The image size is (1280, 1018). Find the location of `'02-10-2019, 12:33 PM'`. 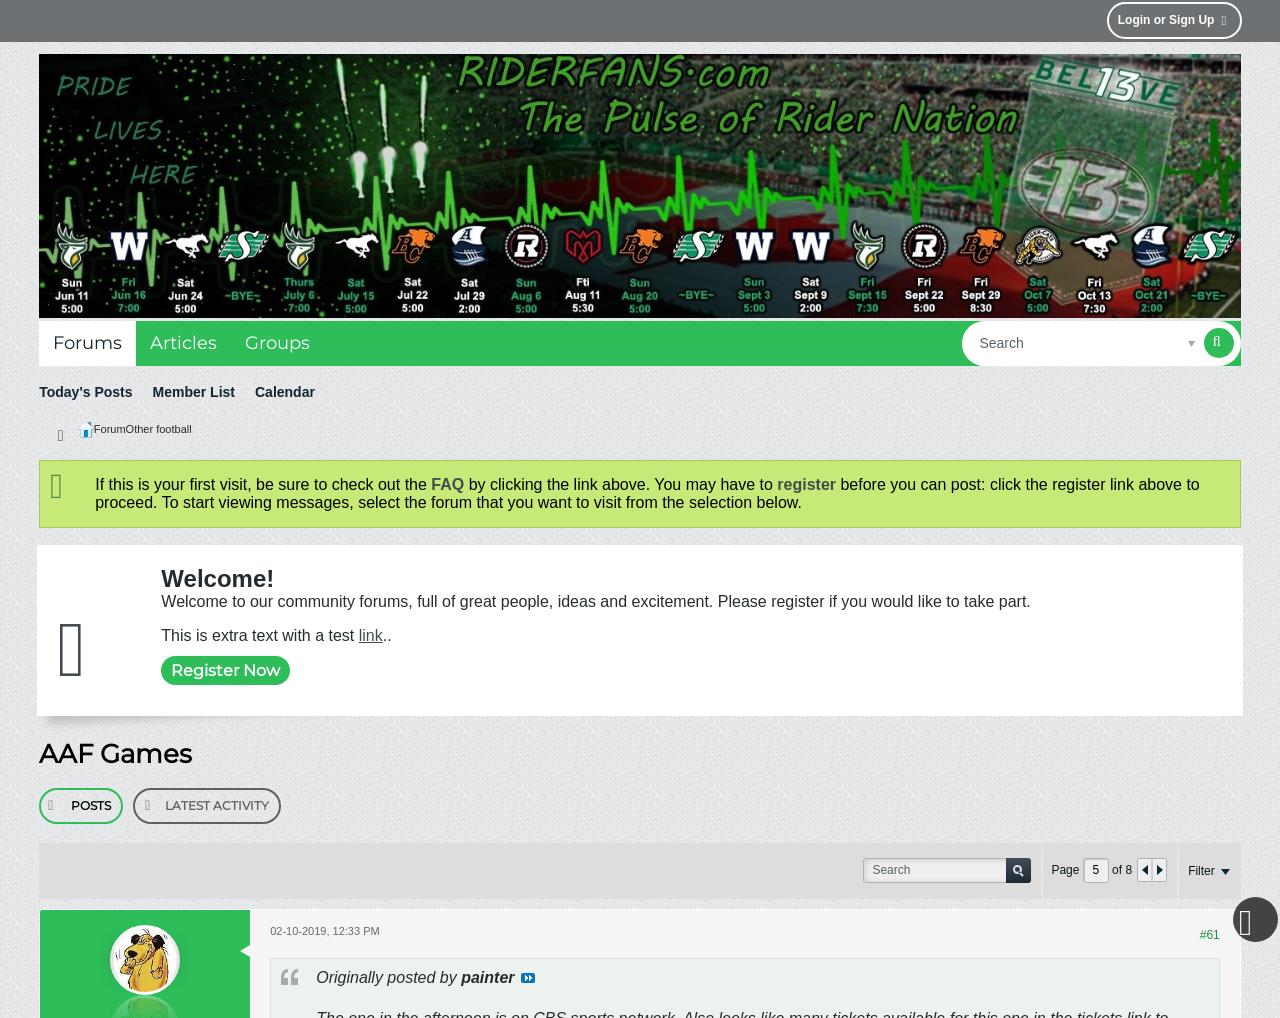

'02-10-2019, 12:33 PM' is located at coordinates (324, 929).